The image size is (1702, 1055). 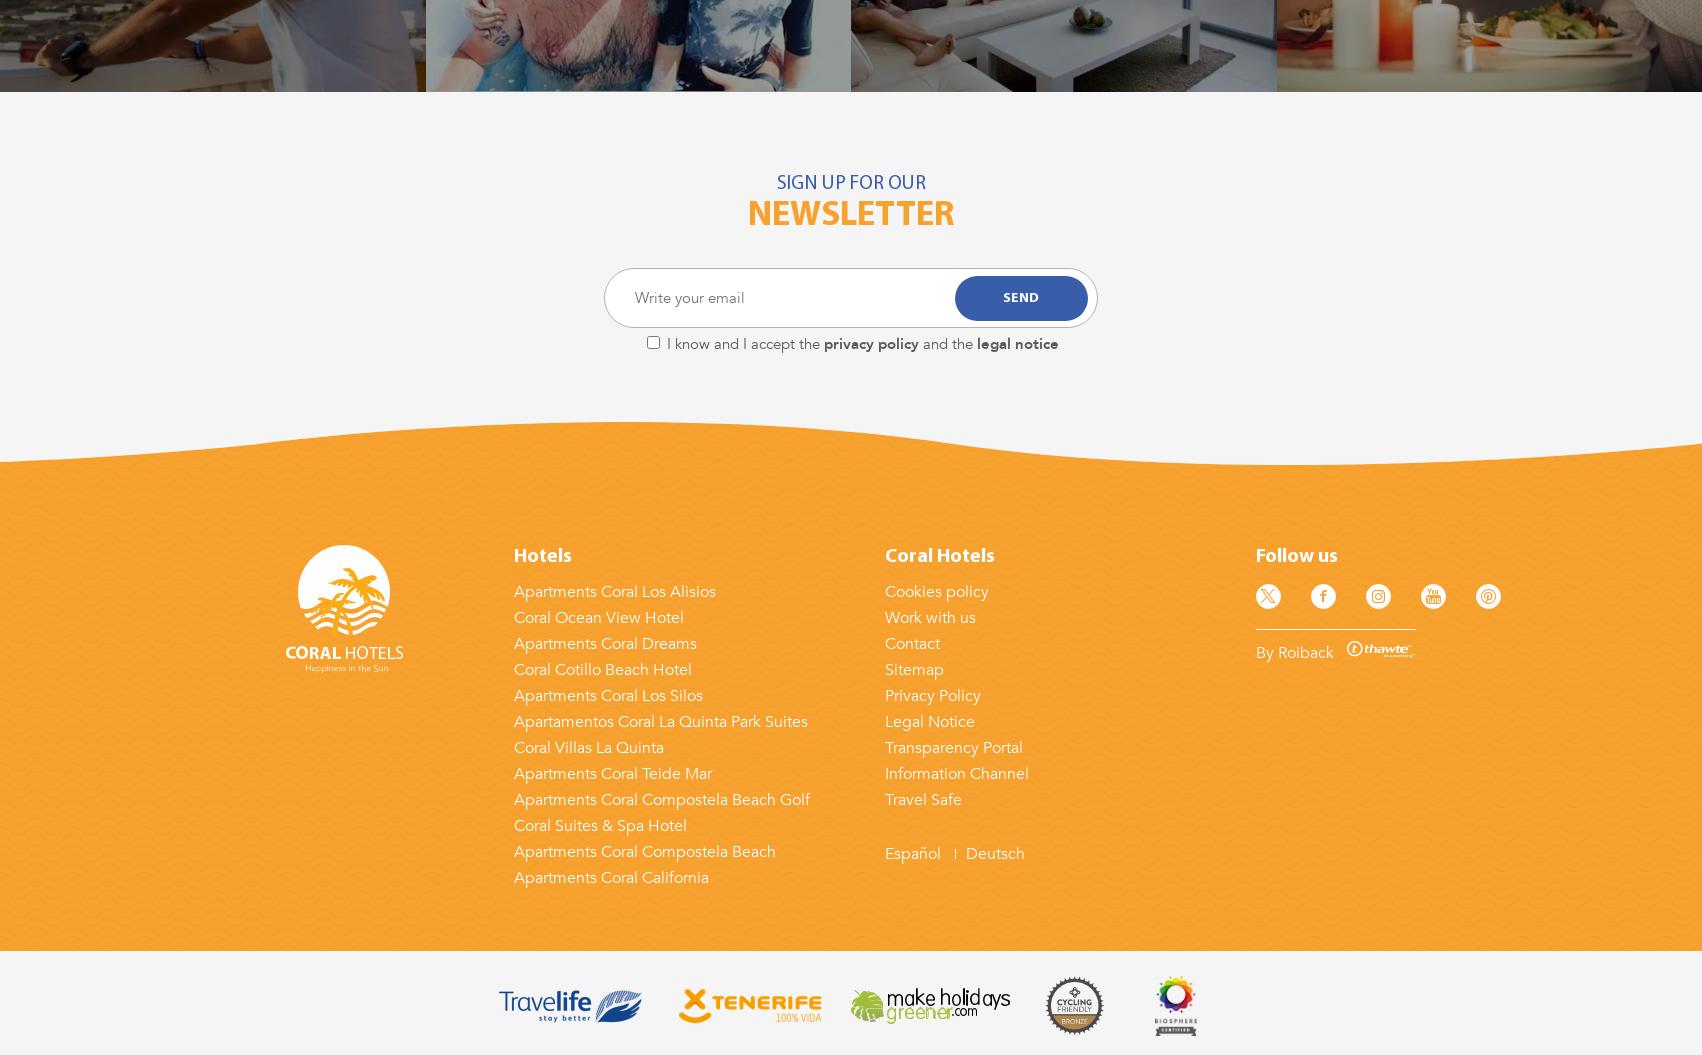 I want to click on 'Deutsch', so click(x=993, y=854).